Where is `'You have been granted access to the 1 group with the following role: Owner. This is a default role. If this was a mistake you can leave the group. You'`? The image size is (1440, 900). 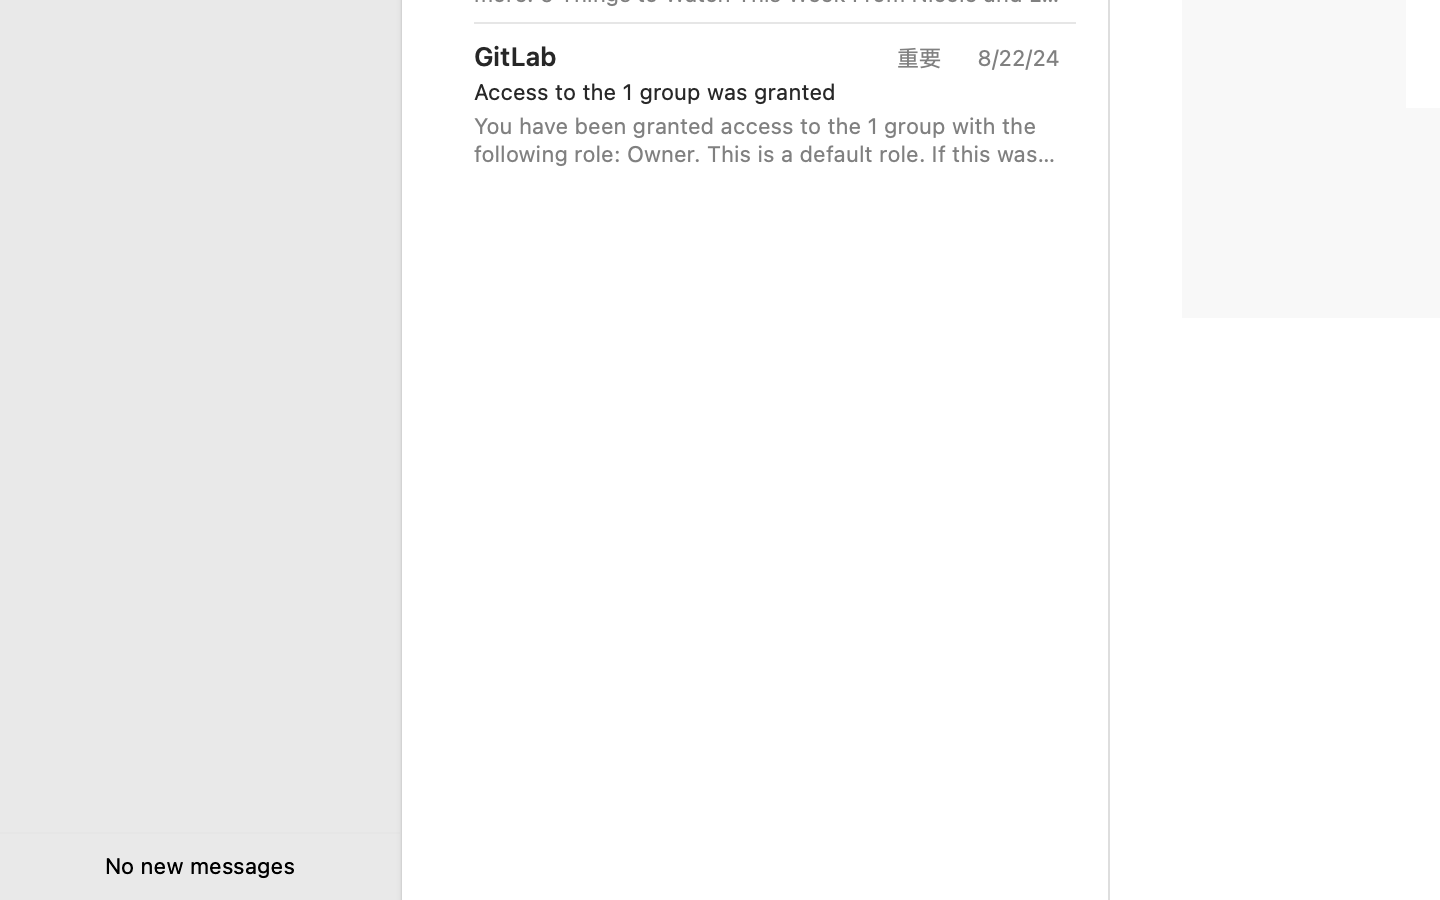
'You have been granted access to the 1 group with the following role: Owner. This is a default role. If this was a mistake you can leave the group. You' is located at coordinates (765, 140).